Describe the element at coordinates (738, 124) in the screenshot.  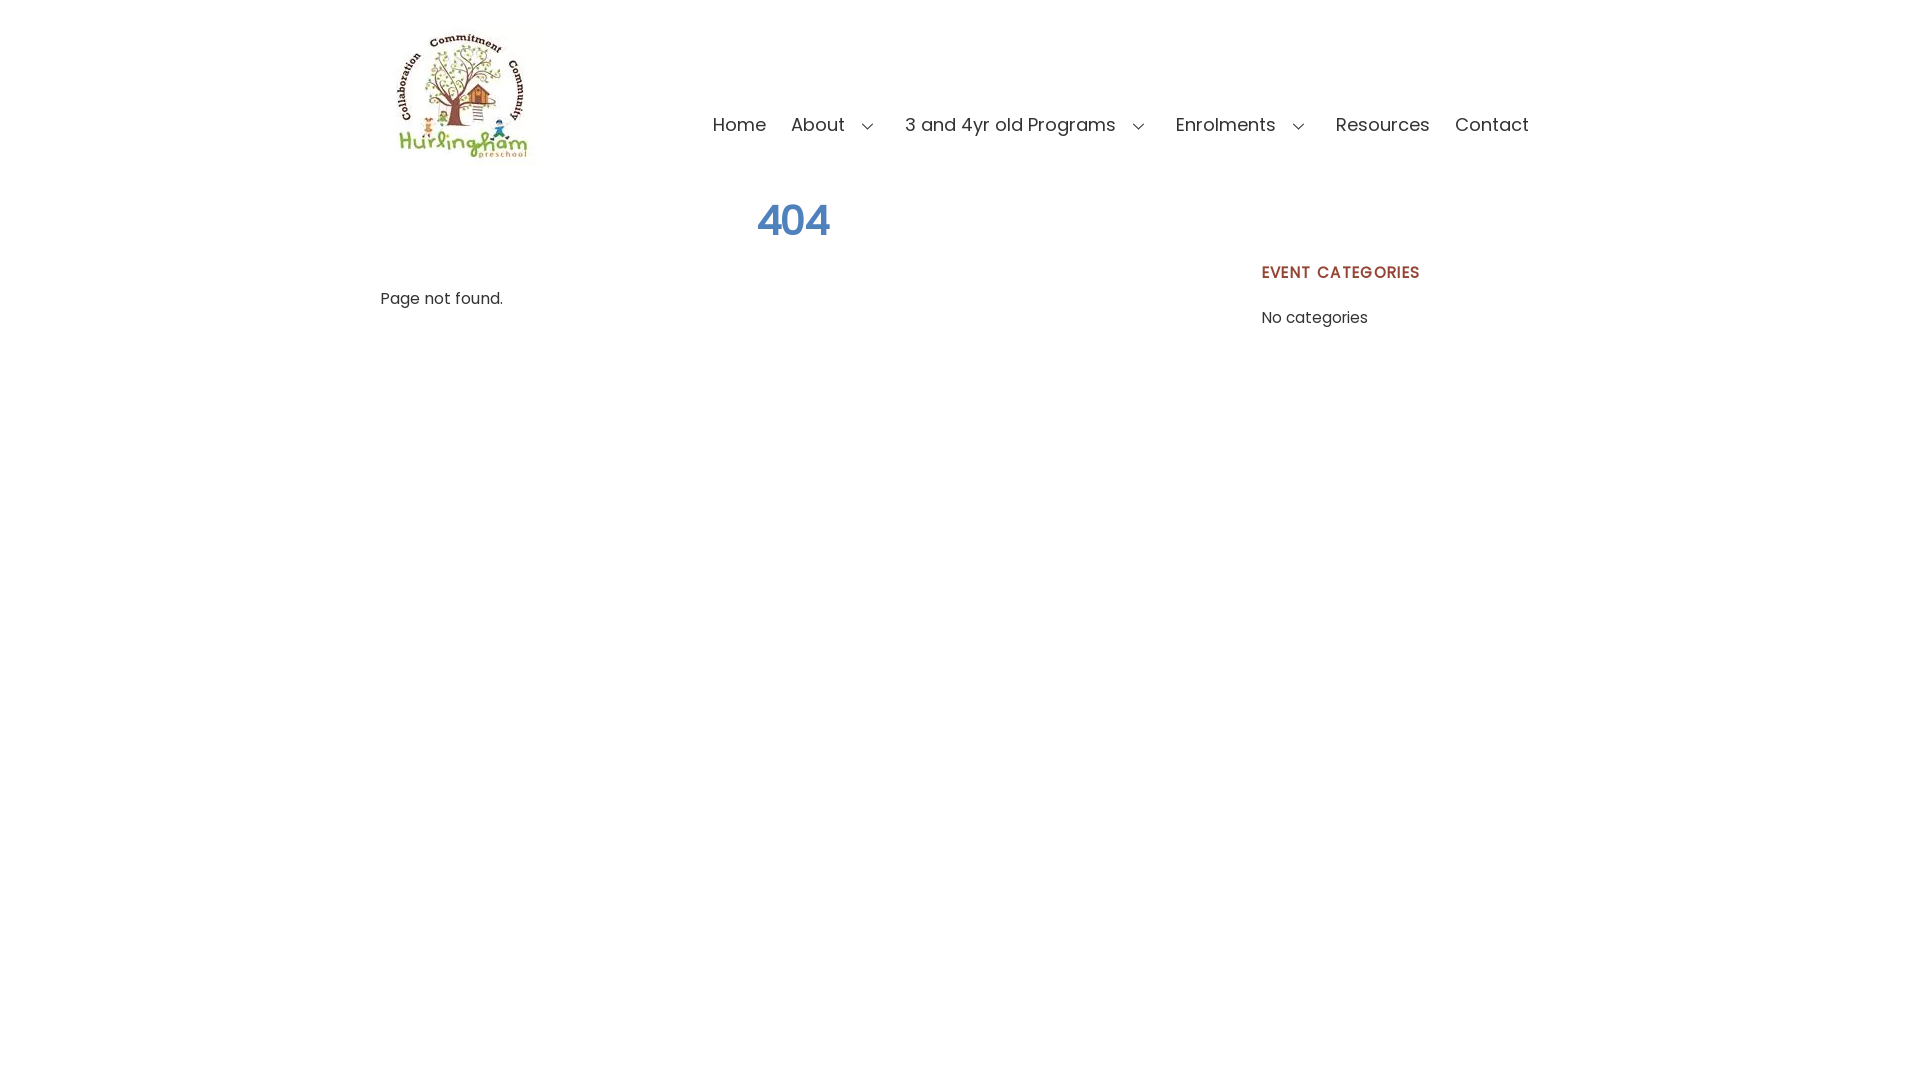
I see `'Home'` at that location.